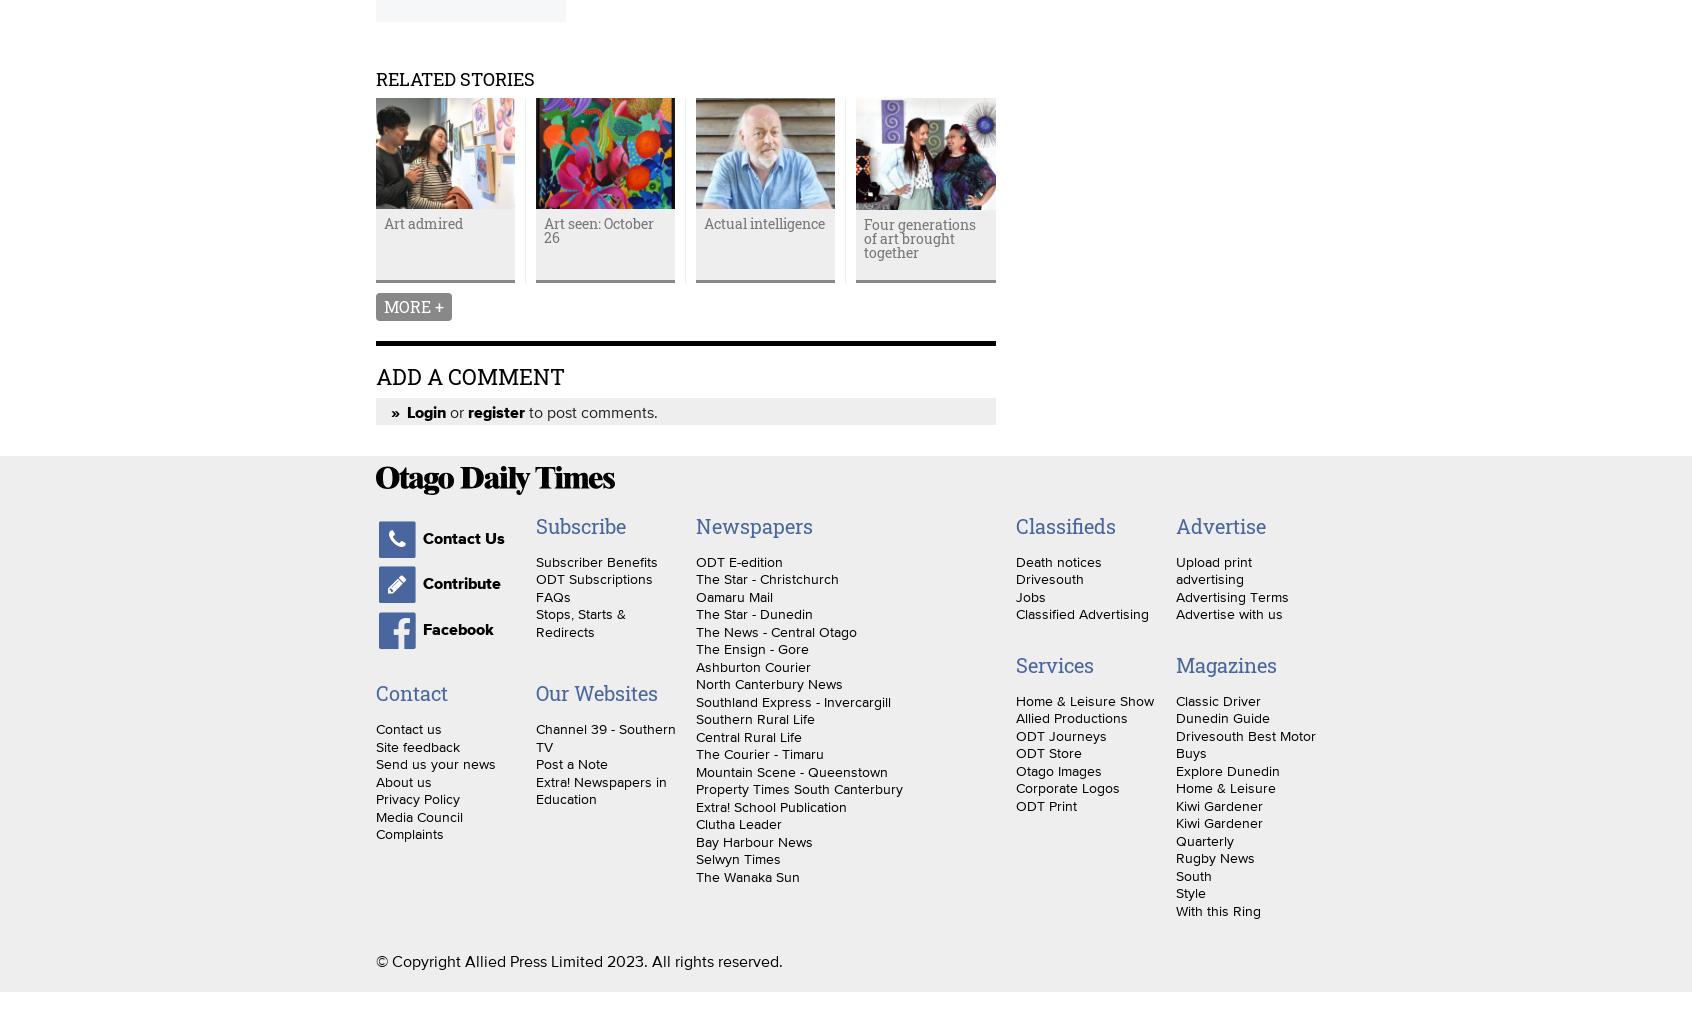 This screenshot has width=1692, height=1010. Describe the element at coordinates (737, 823) in the screenshot. I see `'Clutha Leader'` at that location.